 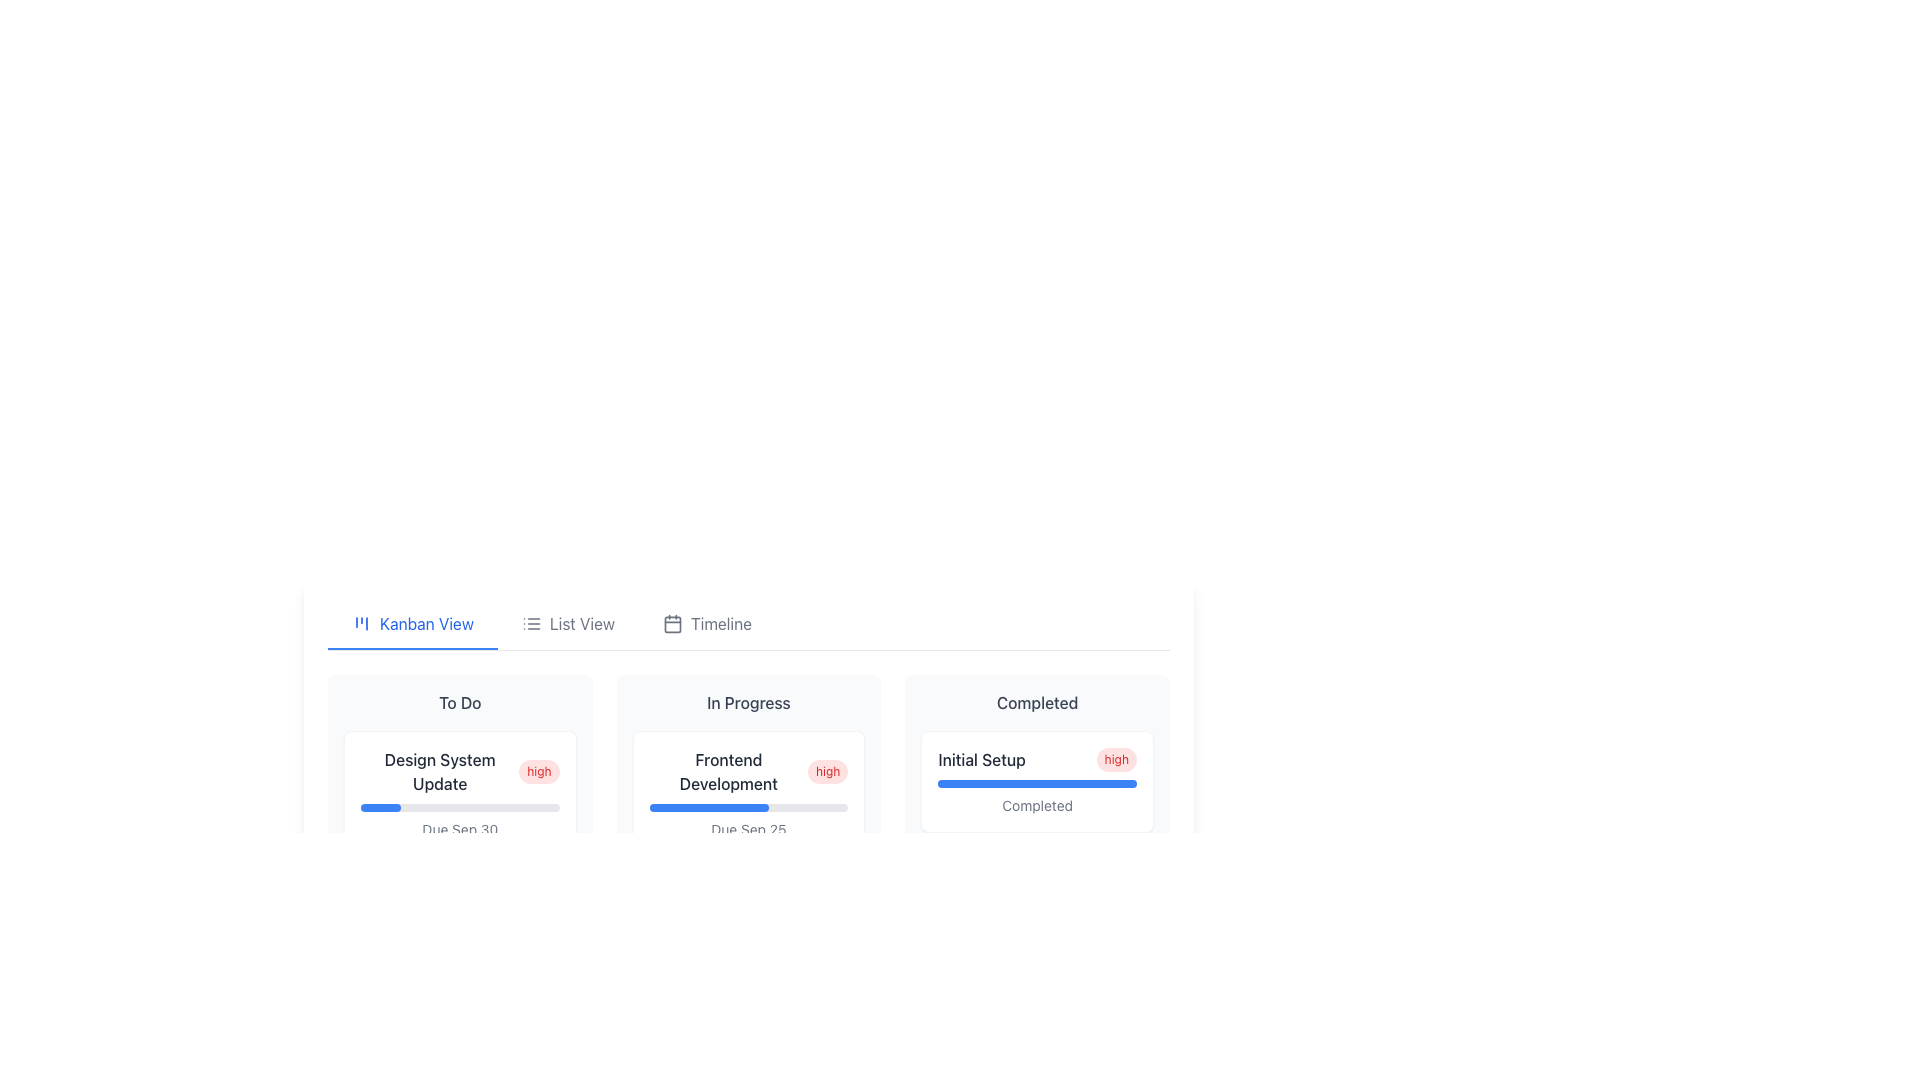 I want to click on the text displaying the due date for the task labeled 'Frontend Development', located beneath the progress bar in the 'In Progress' column, so click(x=747, y=829).